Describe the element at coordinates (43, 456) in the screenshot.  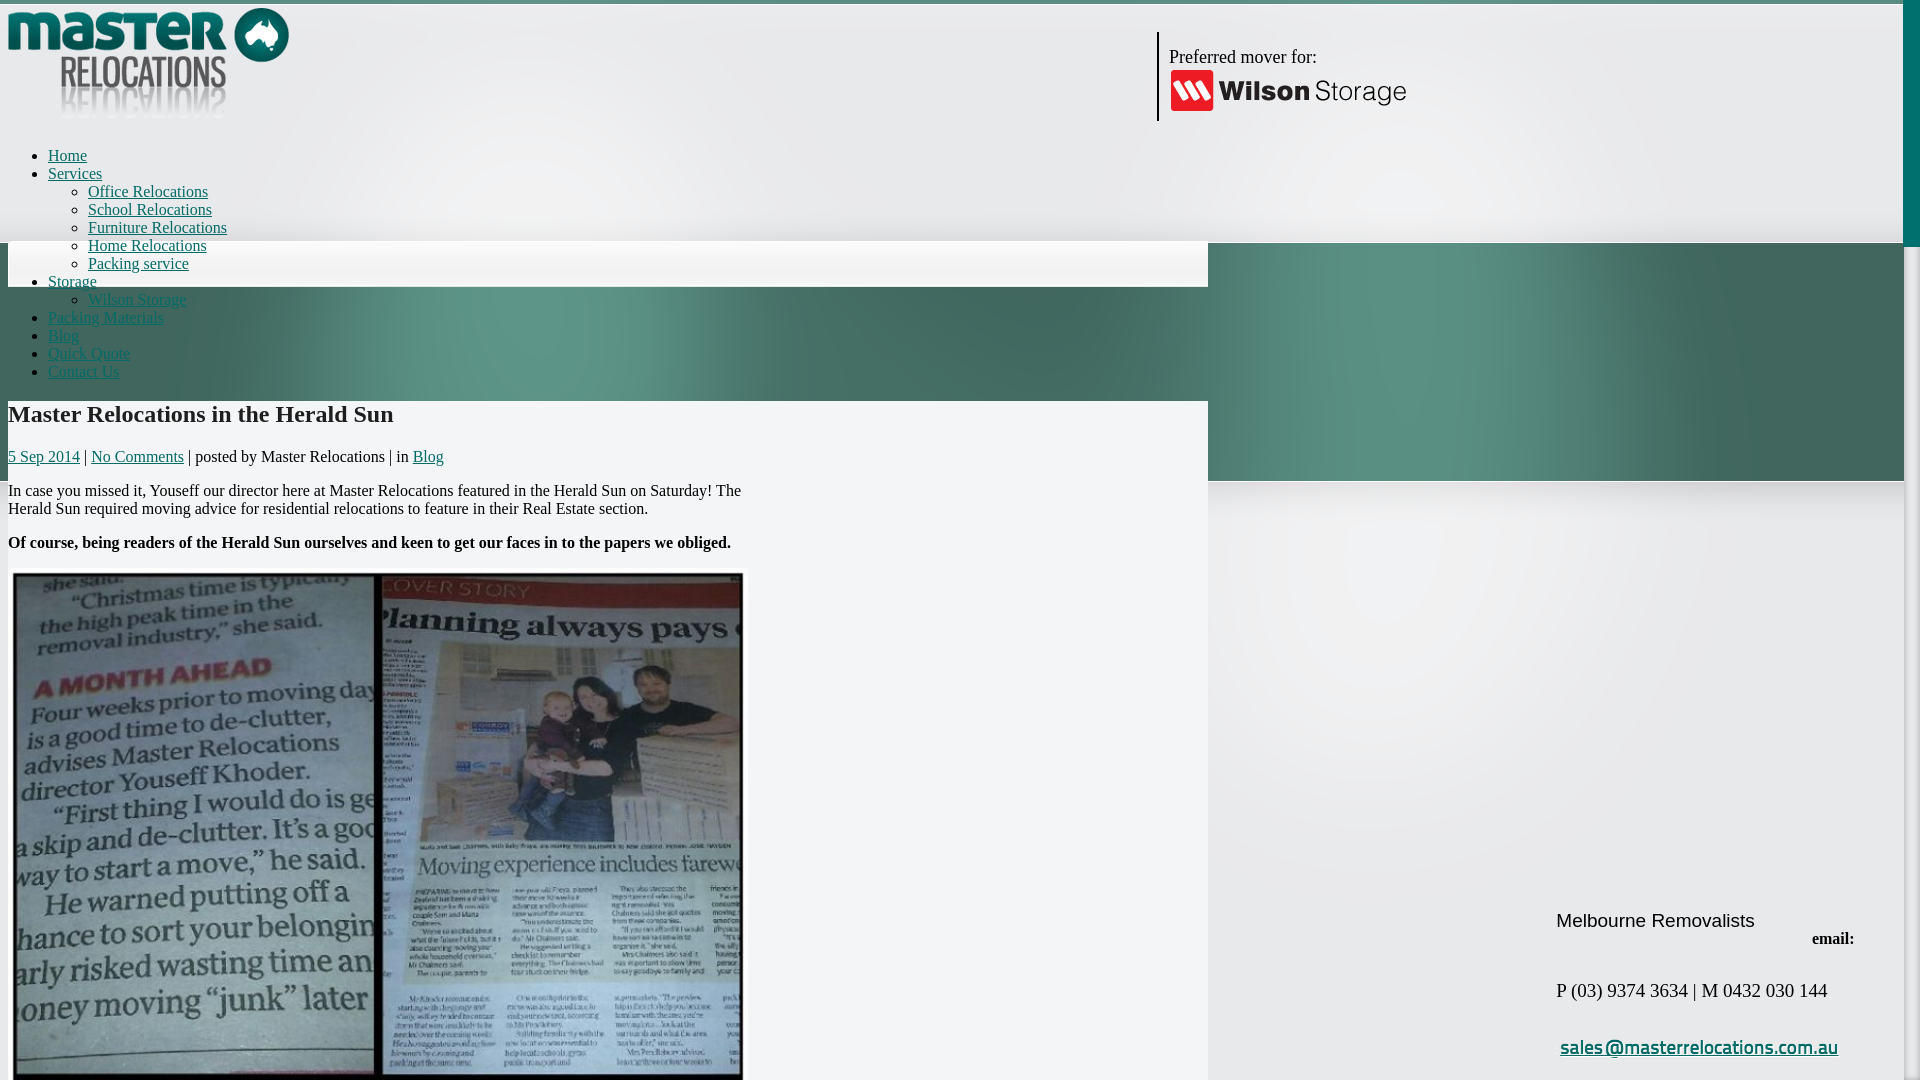
I see `'5 Sep 2014'` at that location.